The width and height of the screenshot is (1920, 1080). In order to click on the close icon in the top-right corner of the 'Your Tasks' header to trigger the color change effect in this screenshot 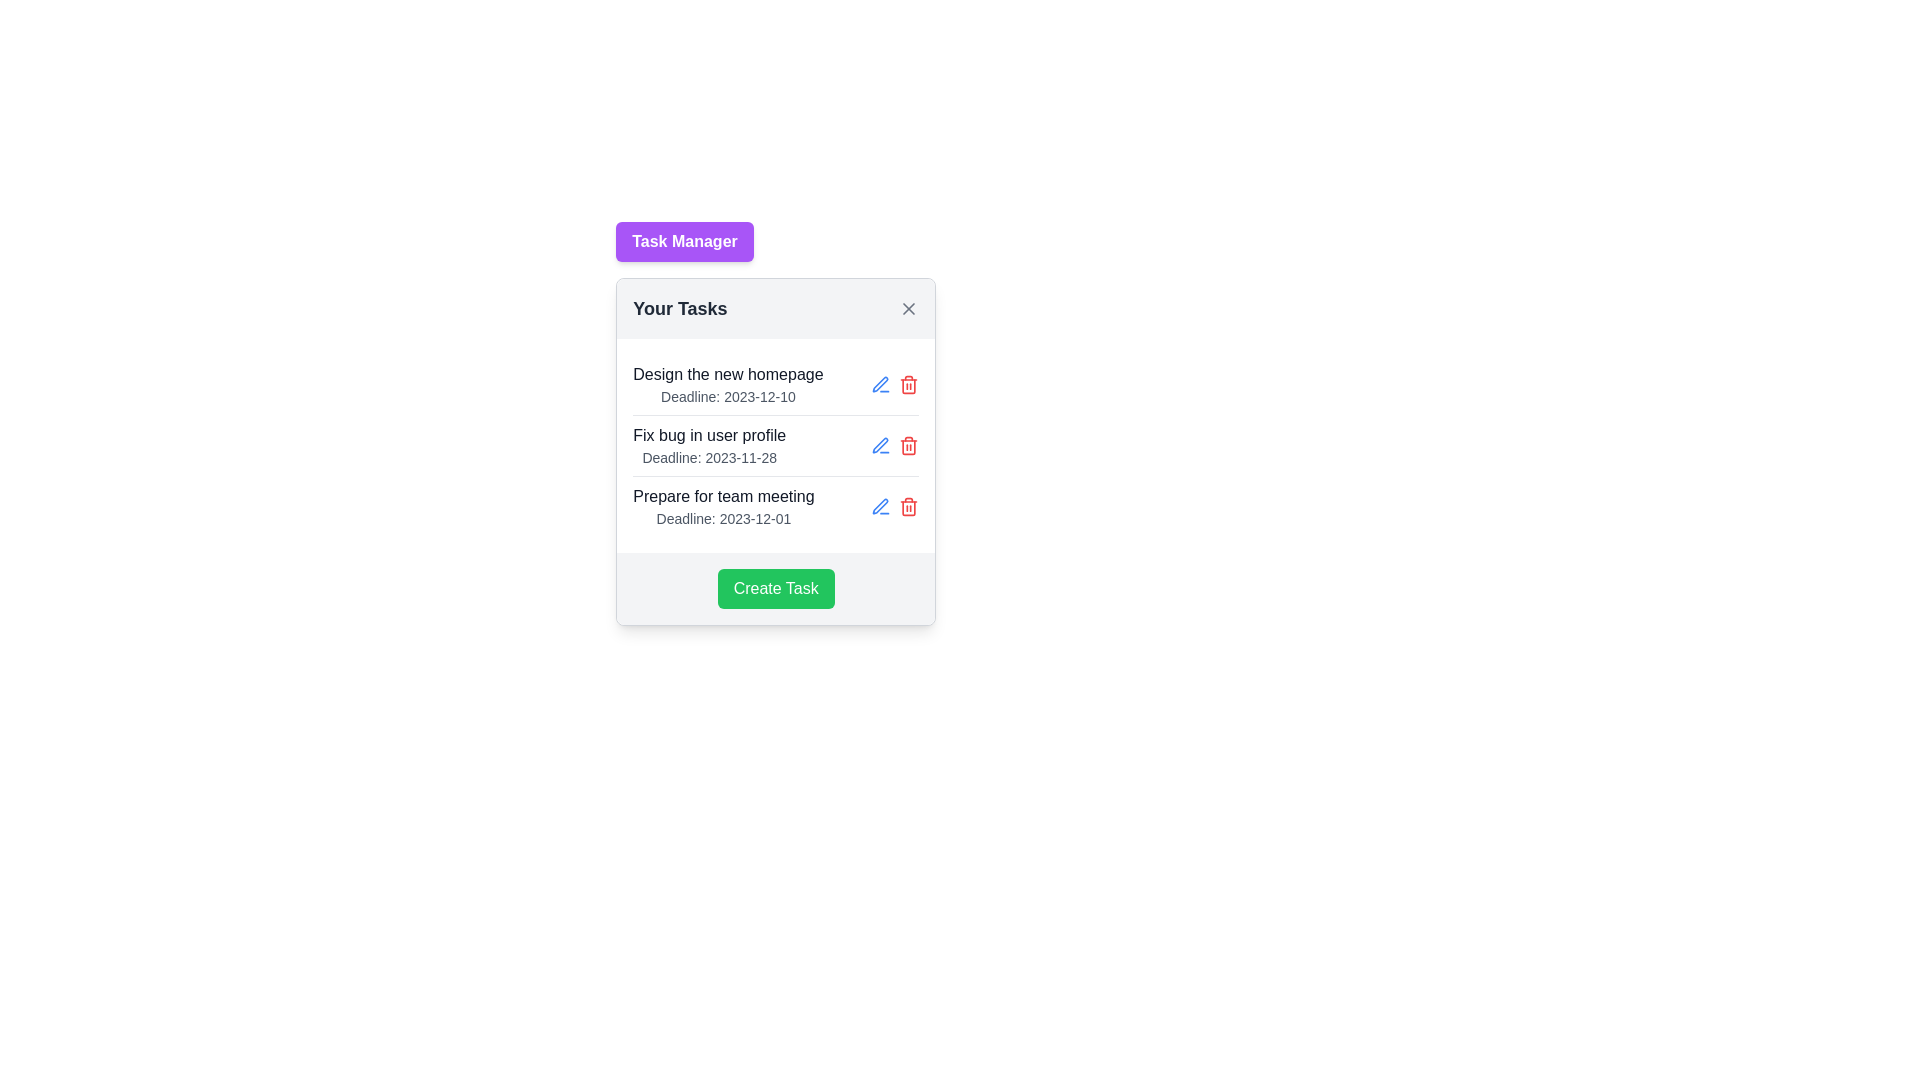, I will do `click(908, 308)`.